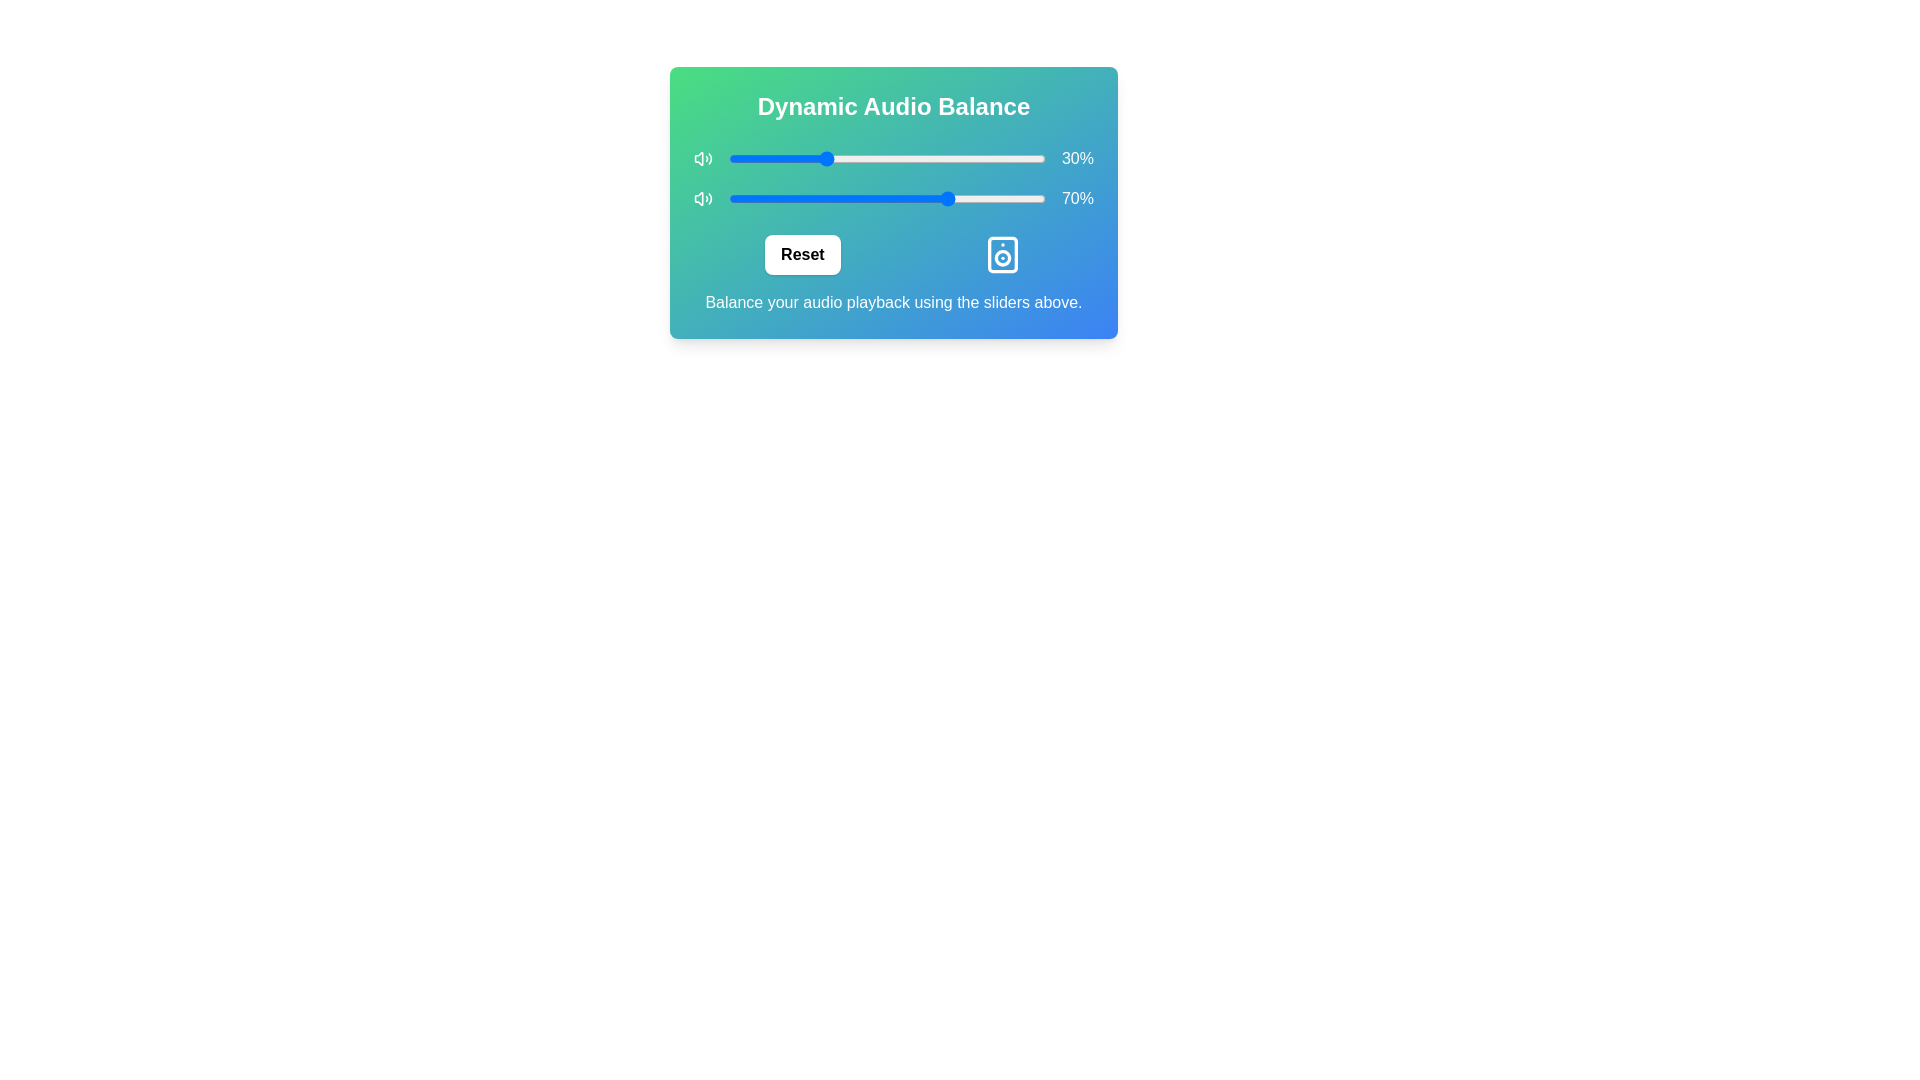 This screenshot has height=1080, width=1920. Describe the element at coordinates (892, 107) in the screenshot. I see `the Static text header displaying 'Dynamic Audio Balance' which is centered in a green-to-blue gradient background at the top of the component` at that location.